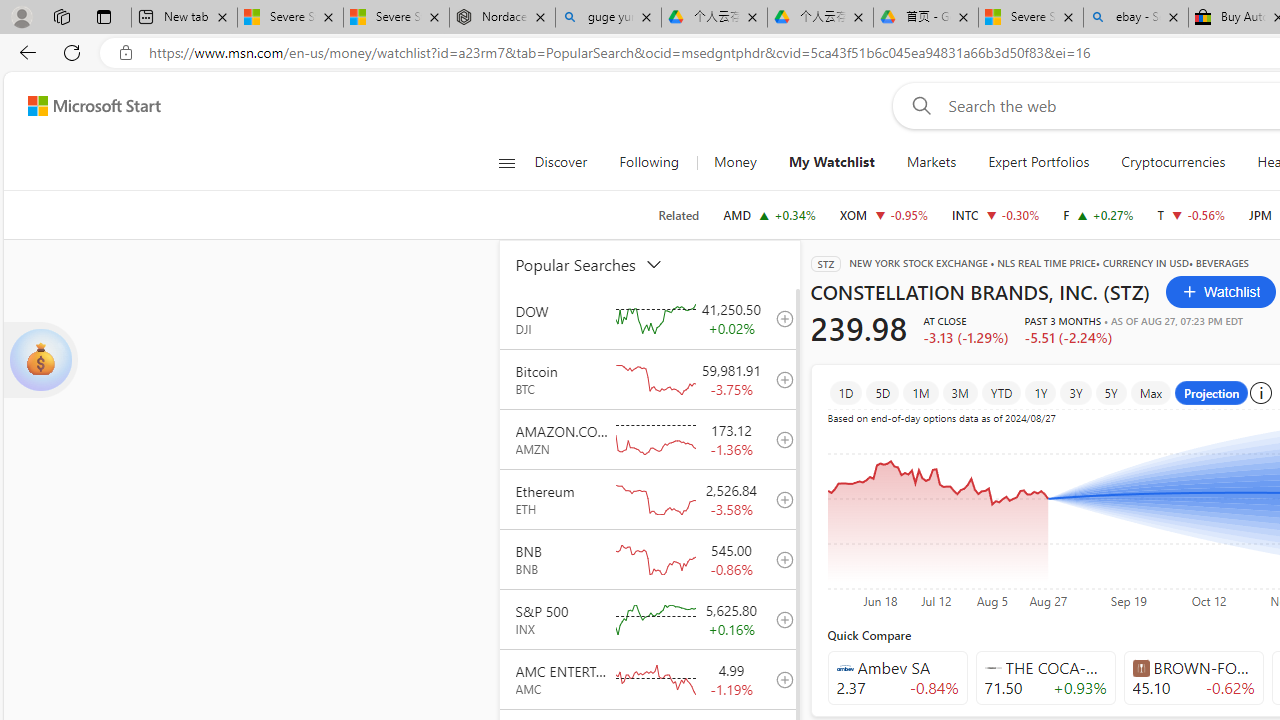 The image size is (1280, 720). I want to click on 'Class: autoSuggestIcon-DS-EntryPoint1-1', so click(1140, 667).